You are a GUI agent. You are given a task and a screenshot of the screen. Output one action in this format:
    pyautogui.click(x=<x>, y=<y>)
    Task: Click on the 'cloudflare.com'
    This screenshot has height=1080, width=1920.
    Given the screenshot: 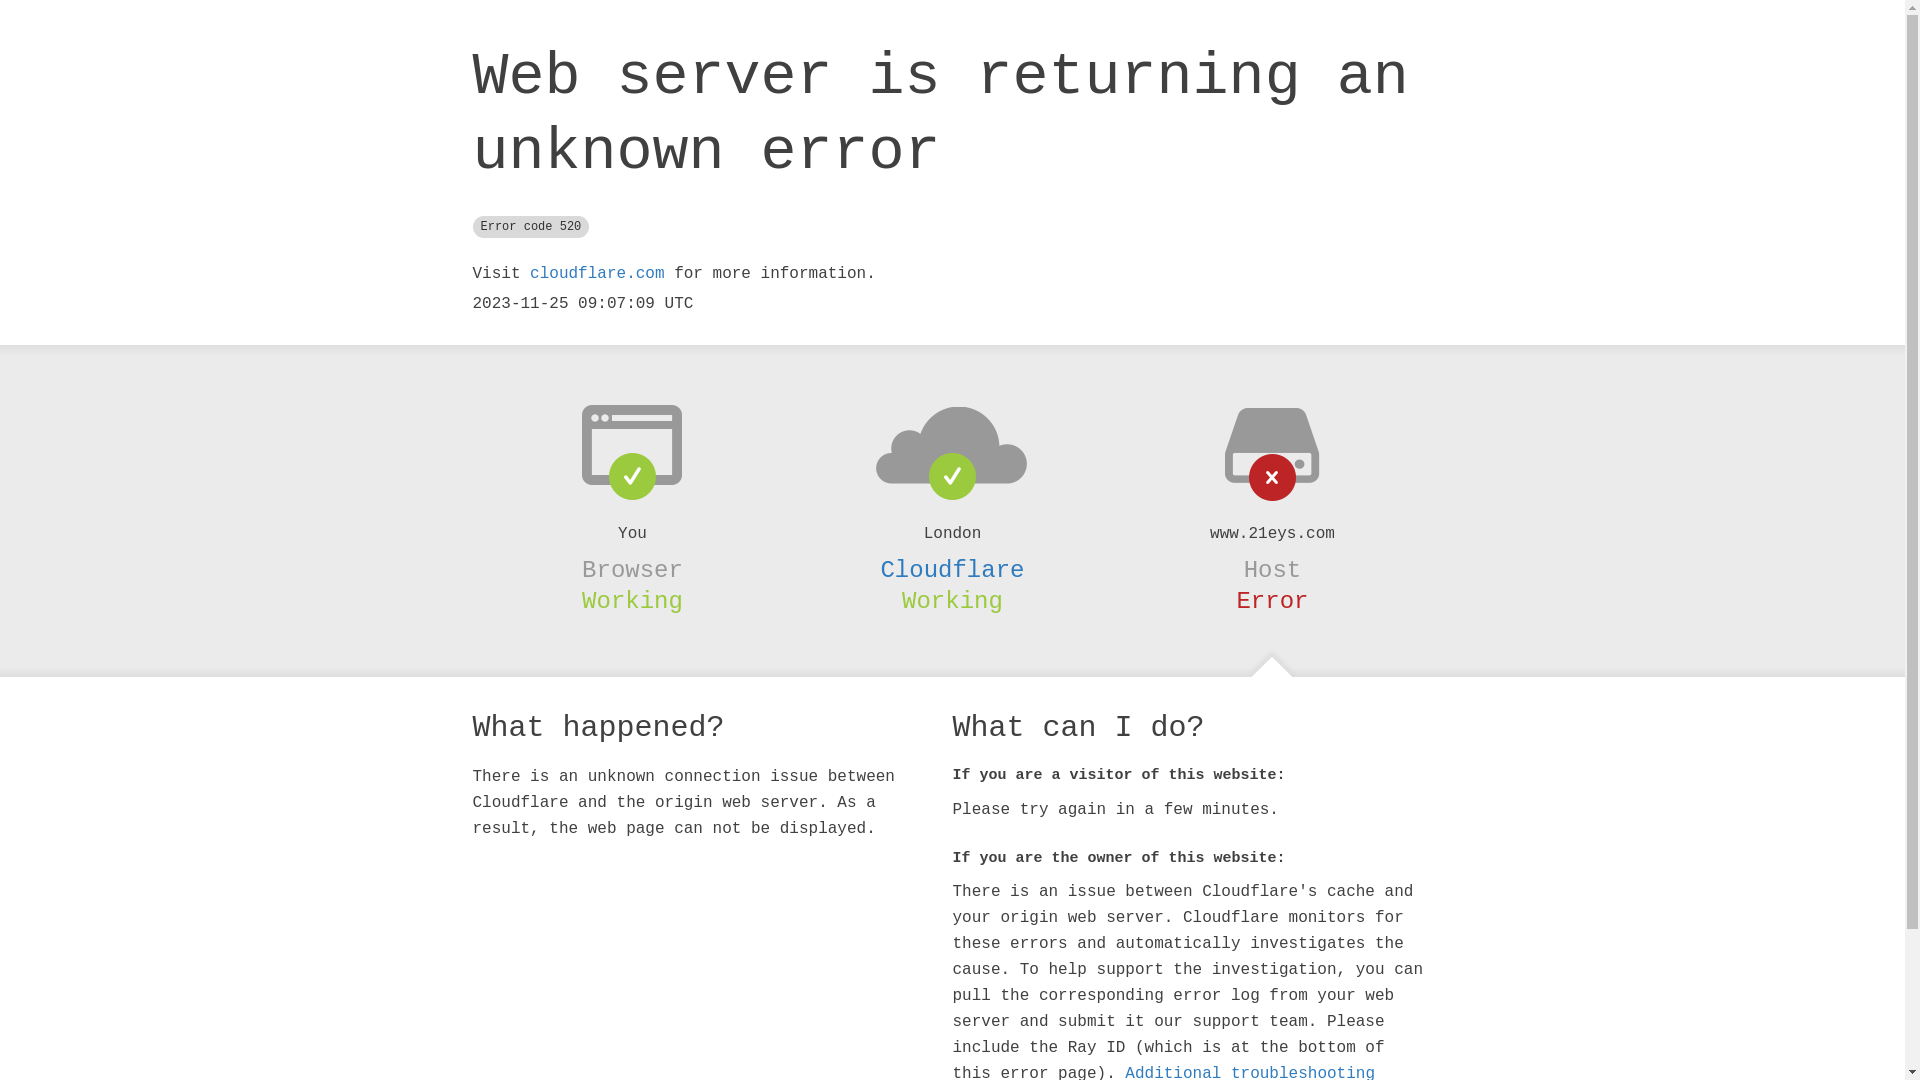 What is the action you would take?
    pyautogui.click(x=595, y=273)
    